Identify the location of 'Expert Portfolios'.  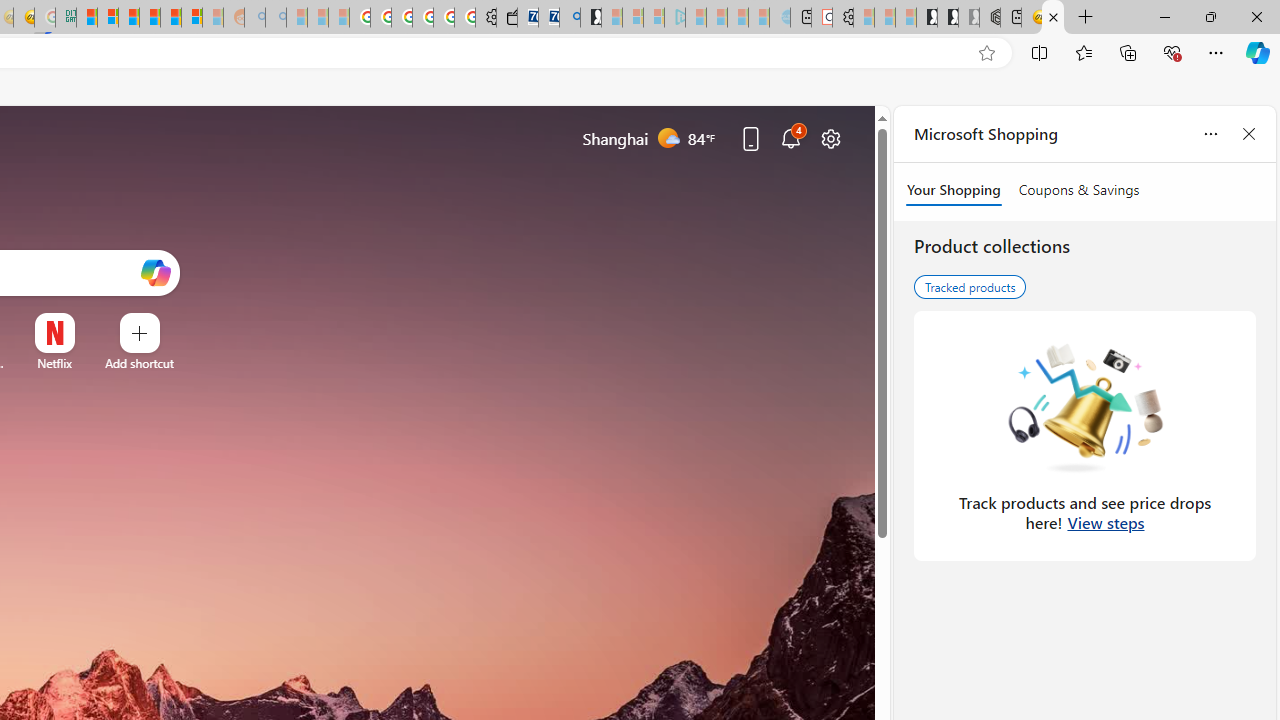
(148, 17).